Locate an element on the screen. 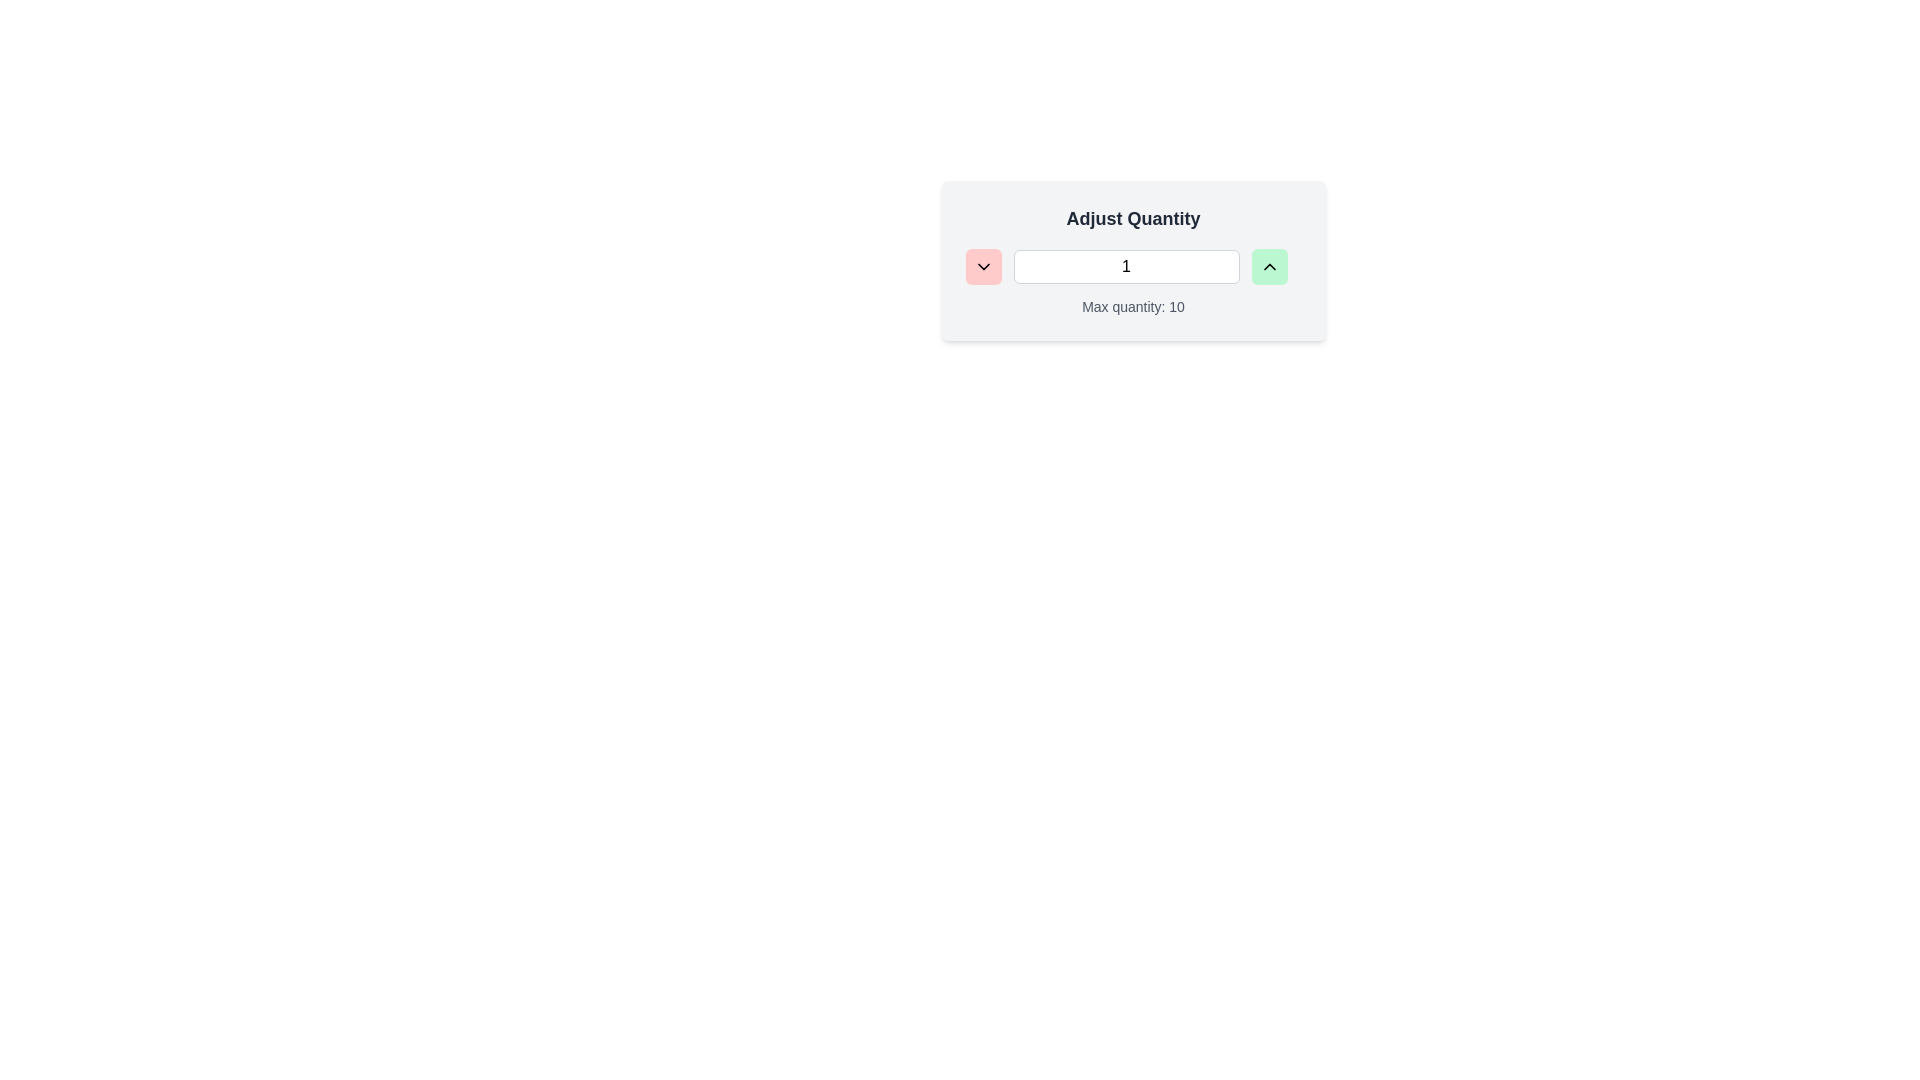  the quantity input field of the composite UI component for manually adjusting the value is located at coordinates (1133, 260).